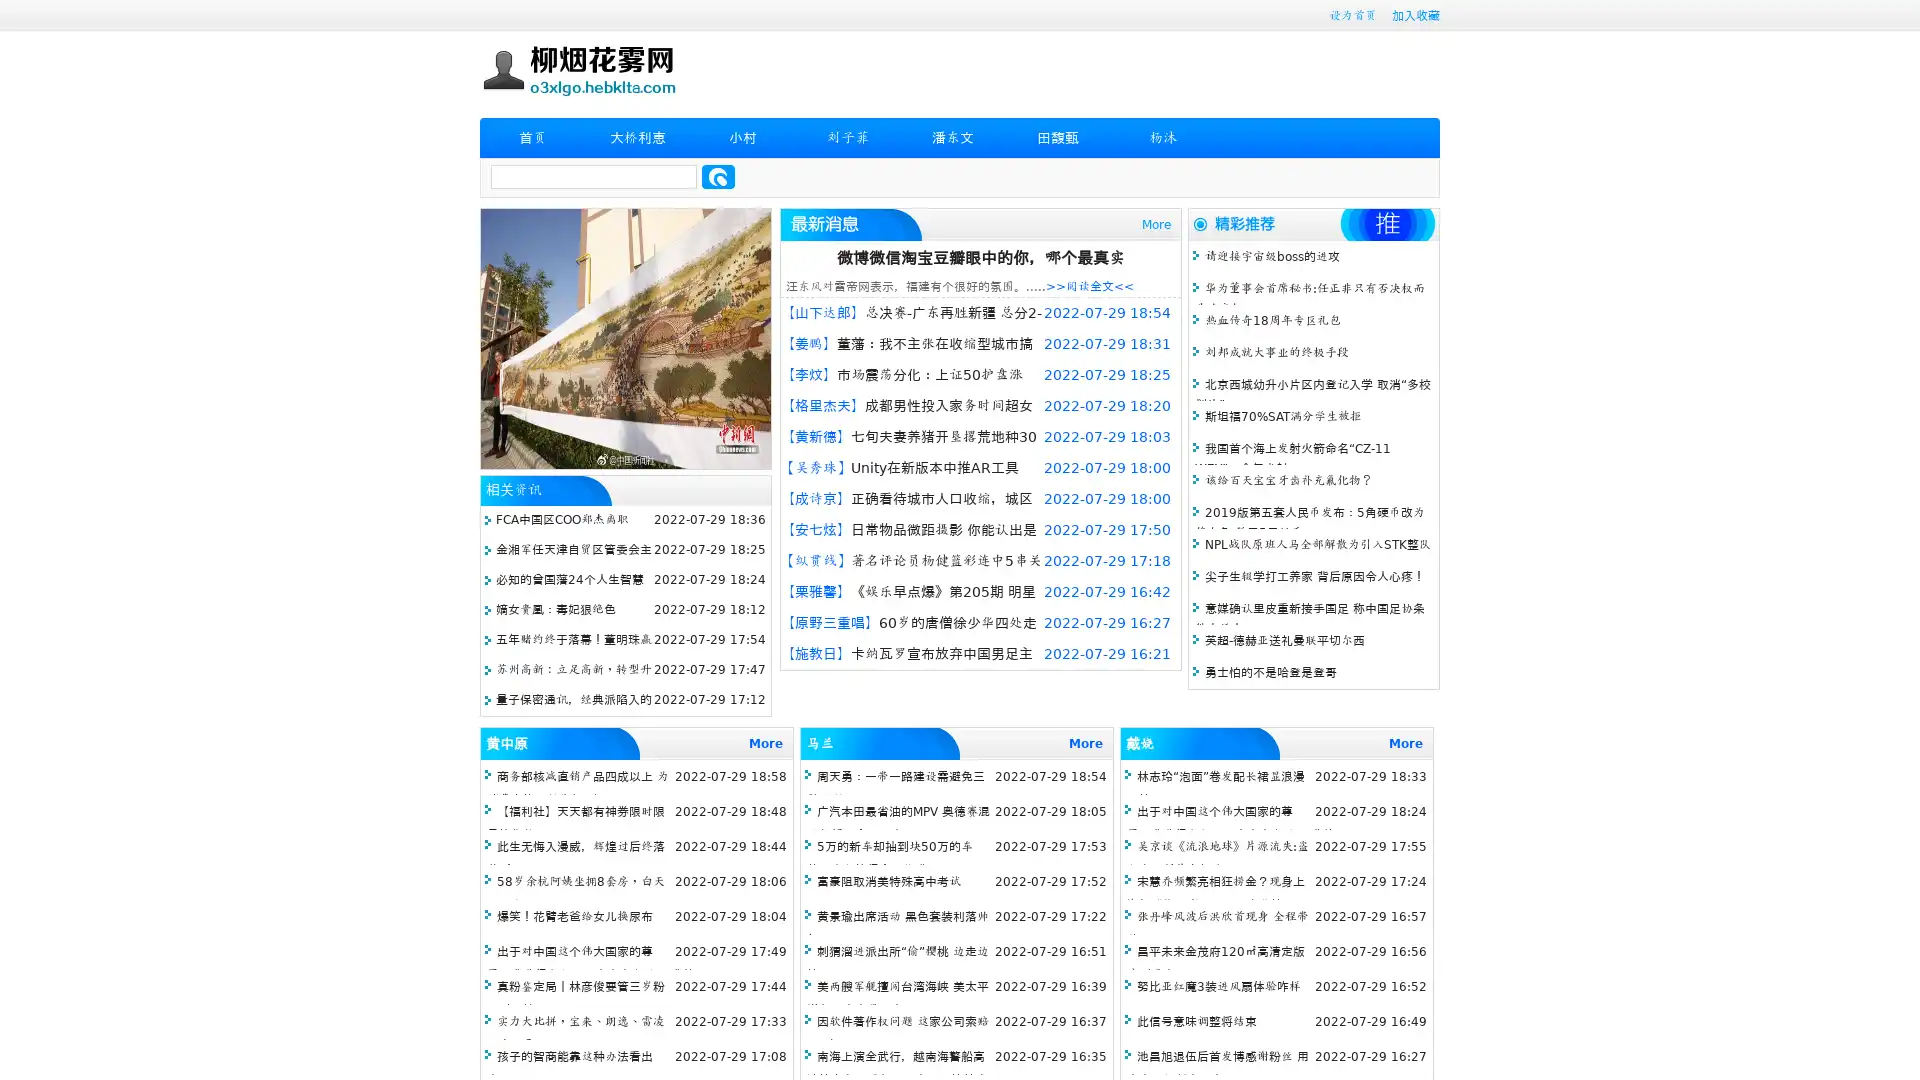  I want to click on Search, so click(718, 176).